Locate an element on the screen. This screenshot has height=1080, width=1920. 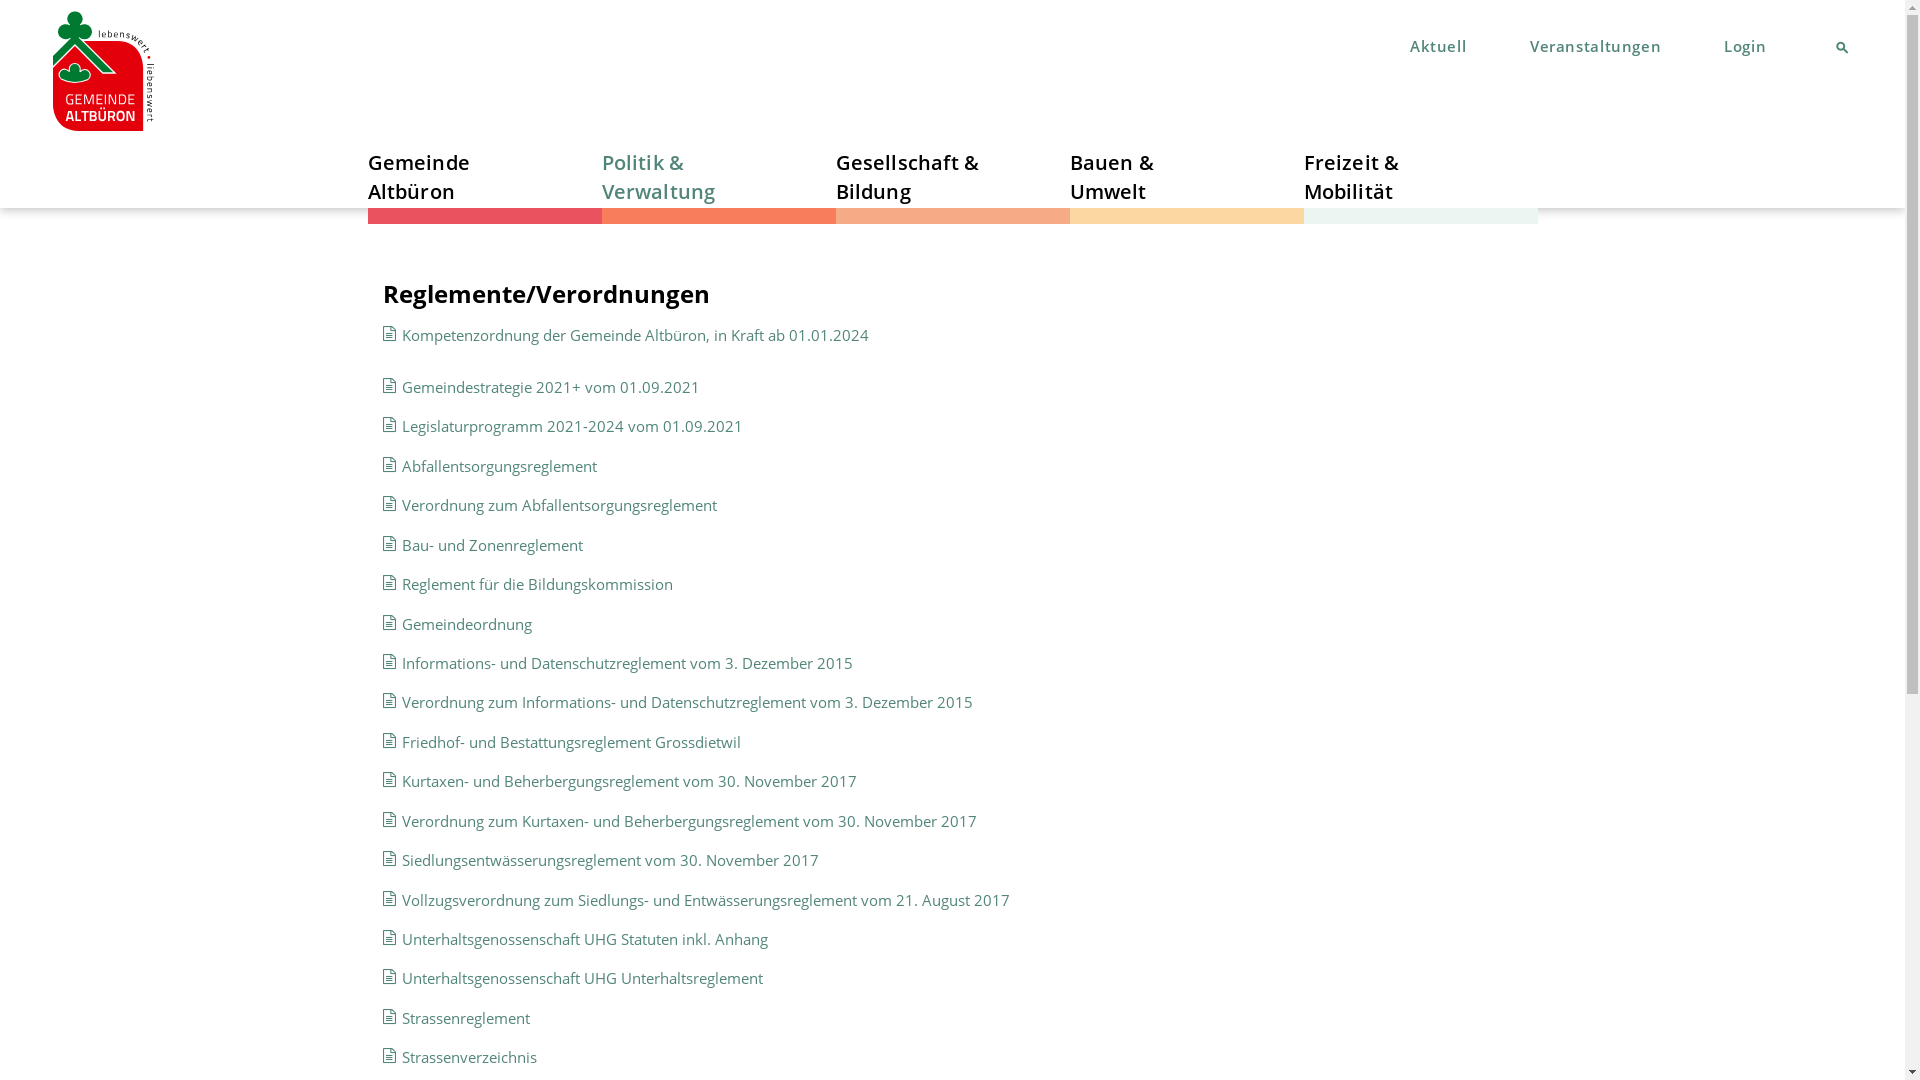
'Aktuell' is located at coordinates (1434, 45).